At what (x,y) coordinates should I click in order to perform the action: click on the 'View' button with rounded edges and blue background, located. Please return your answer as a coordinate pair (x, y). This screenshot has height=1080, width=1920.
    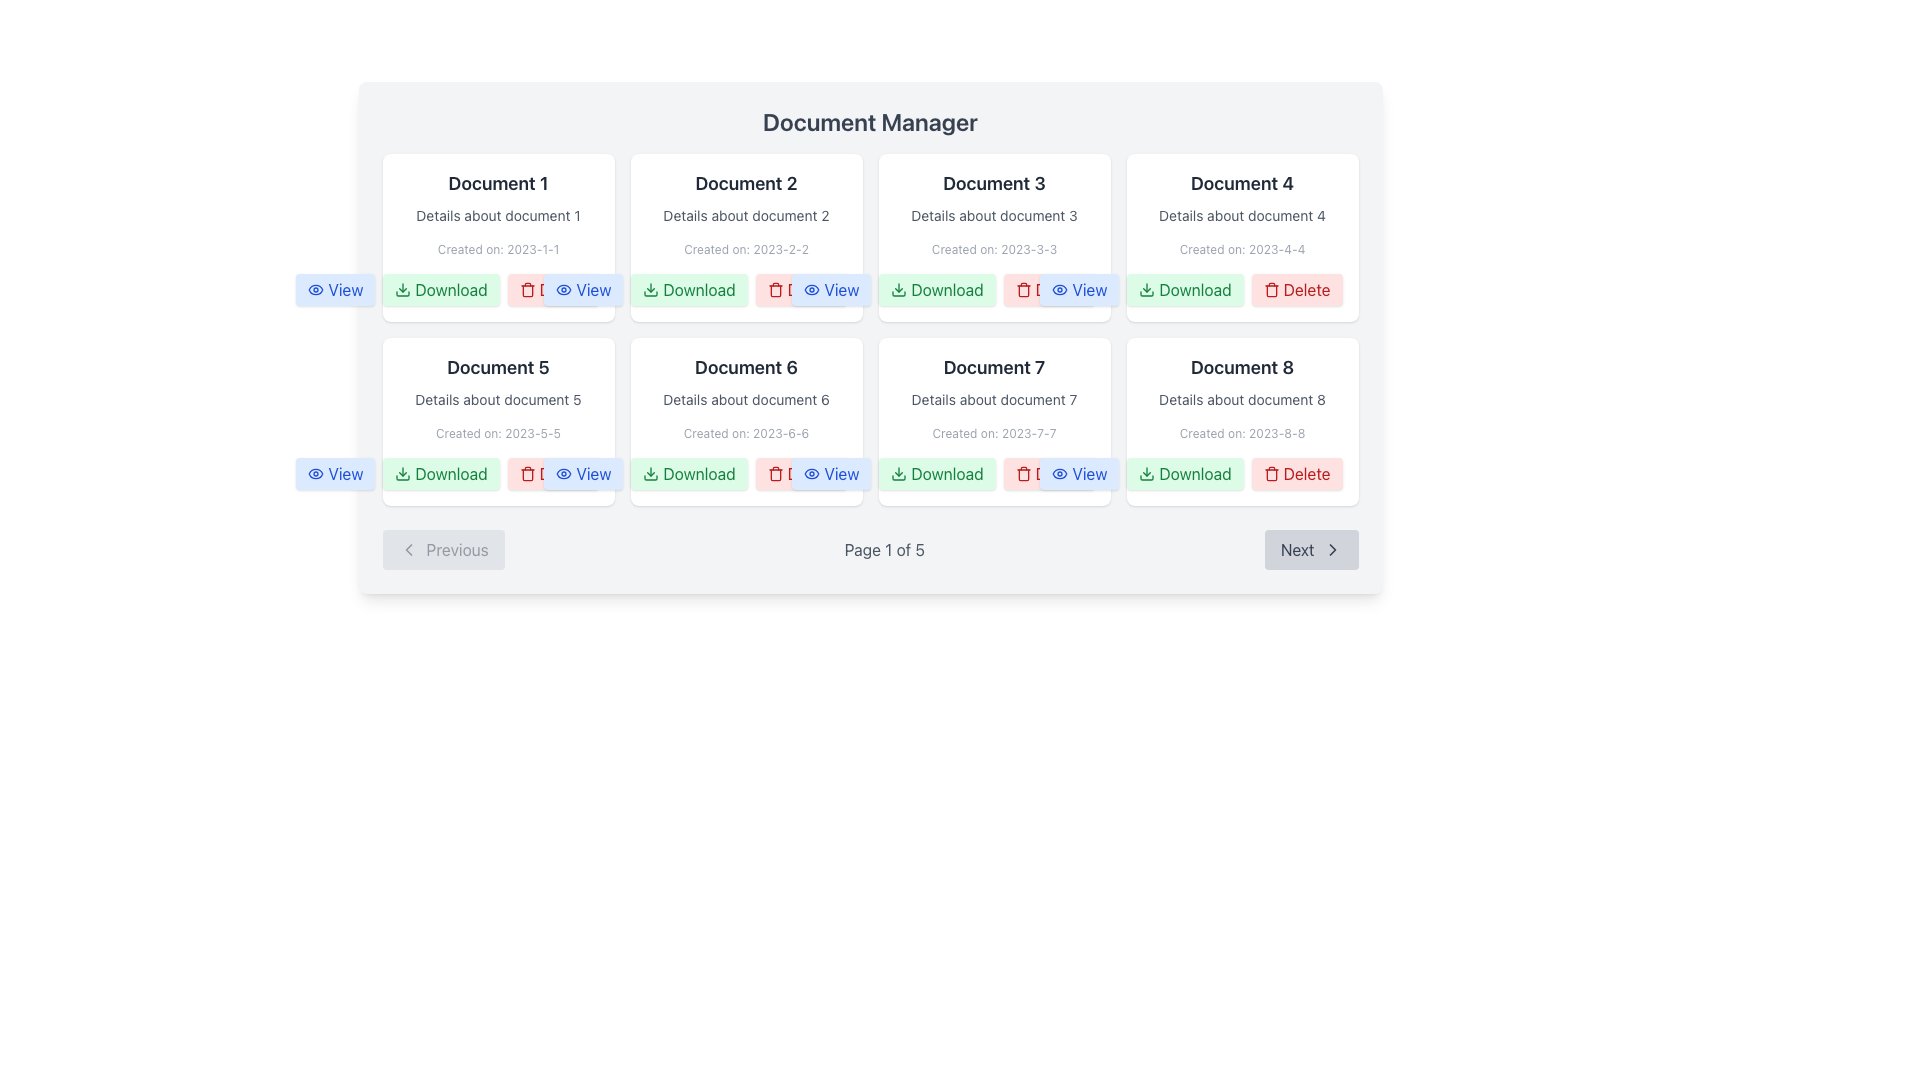
    Looking at the image, I should click on (1079, 289).